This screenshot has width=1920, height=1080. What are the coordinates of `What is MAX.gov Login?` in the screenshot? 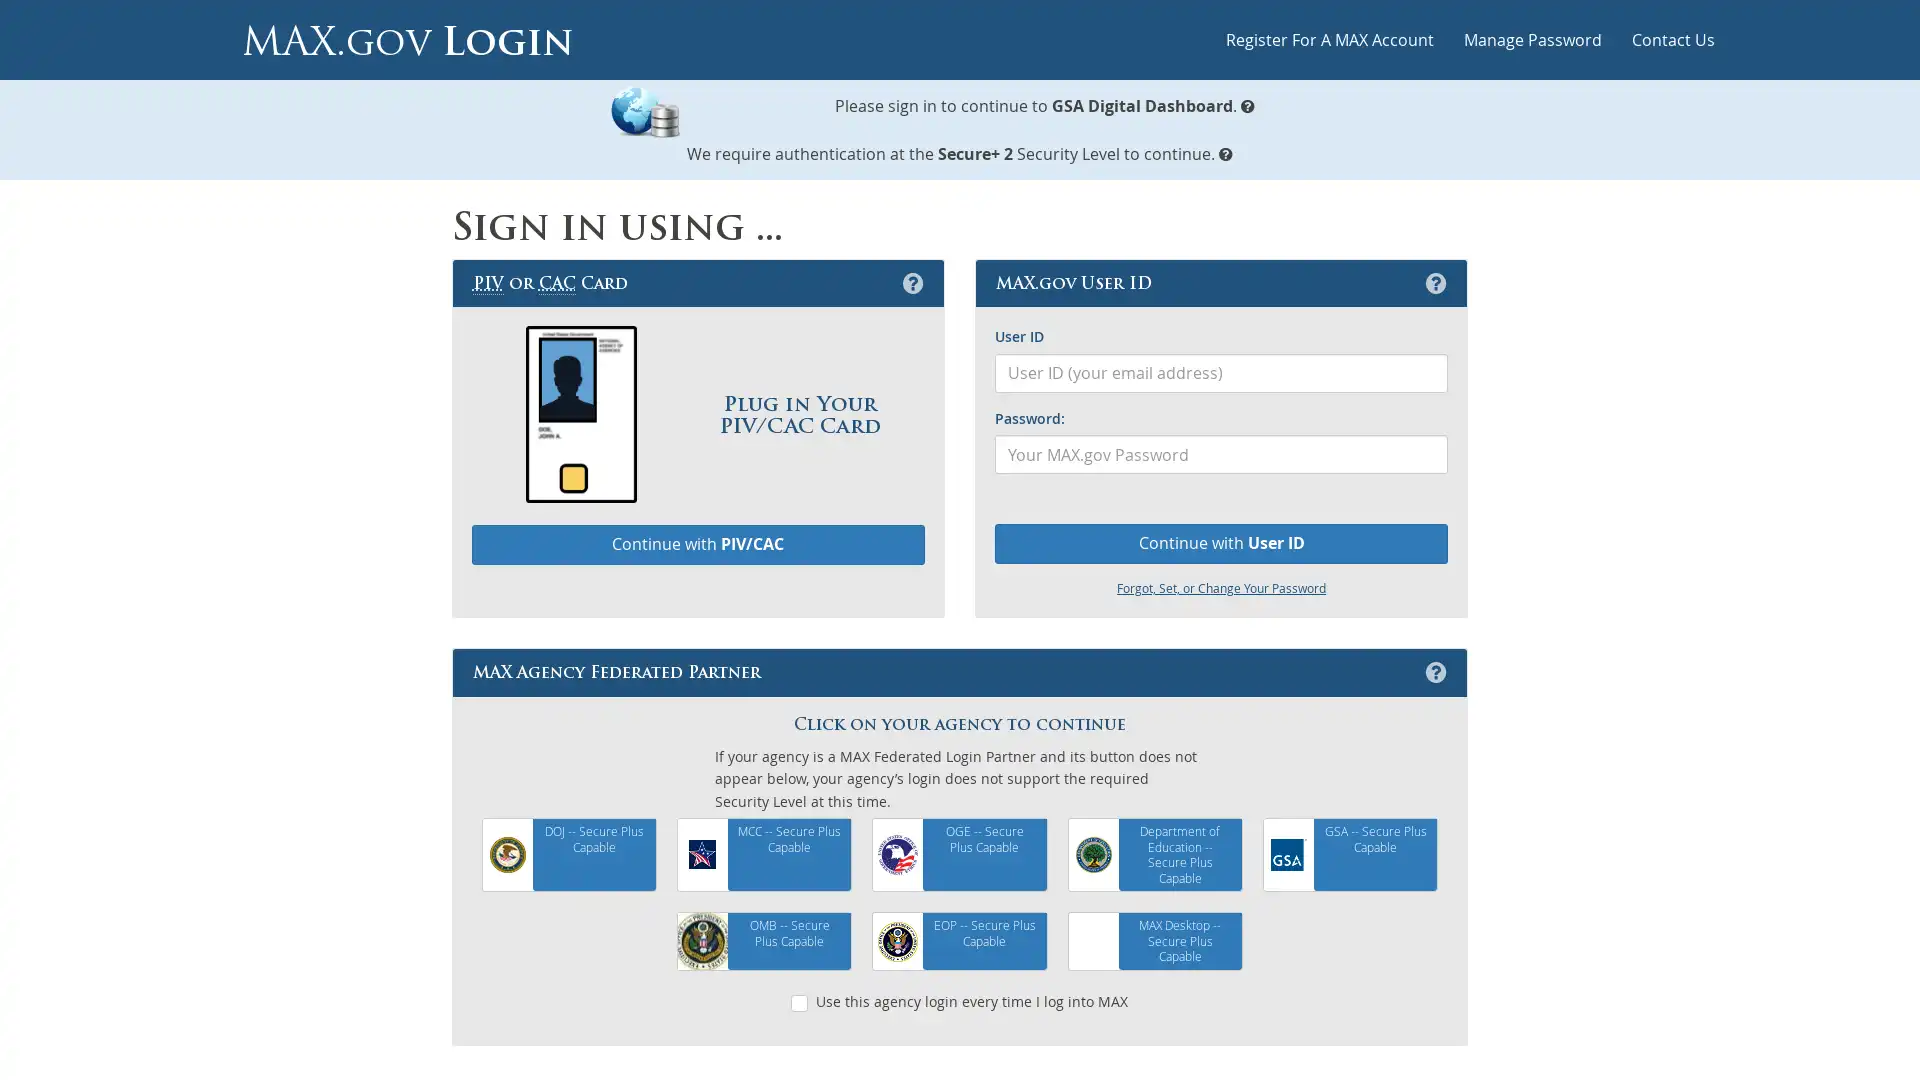 It's located at (1247, 104).